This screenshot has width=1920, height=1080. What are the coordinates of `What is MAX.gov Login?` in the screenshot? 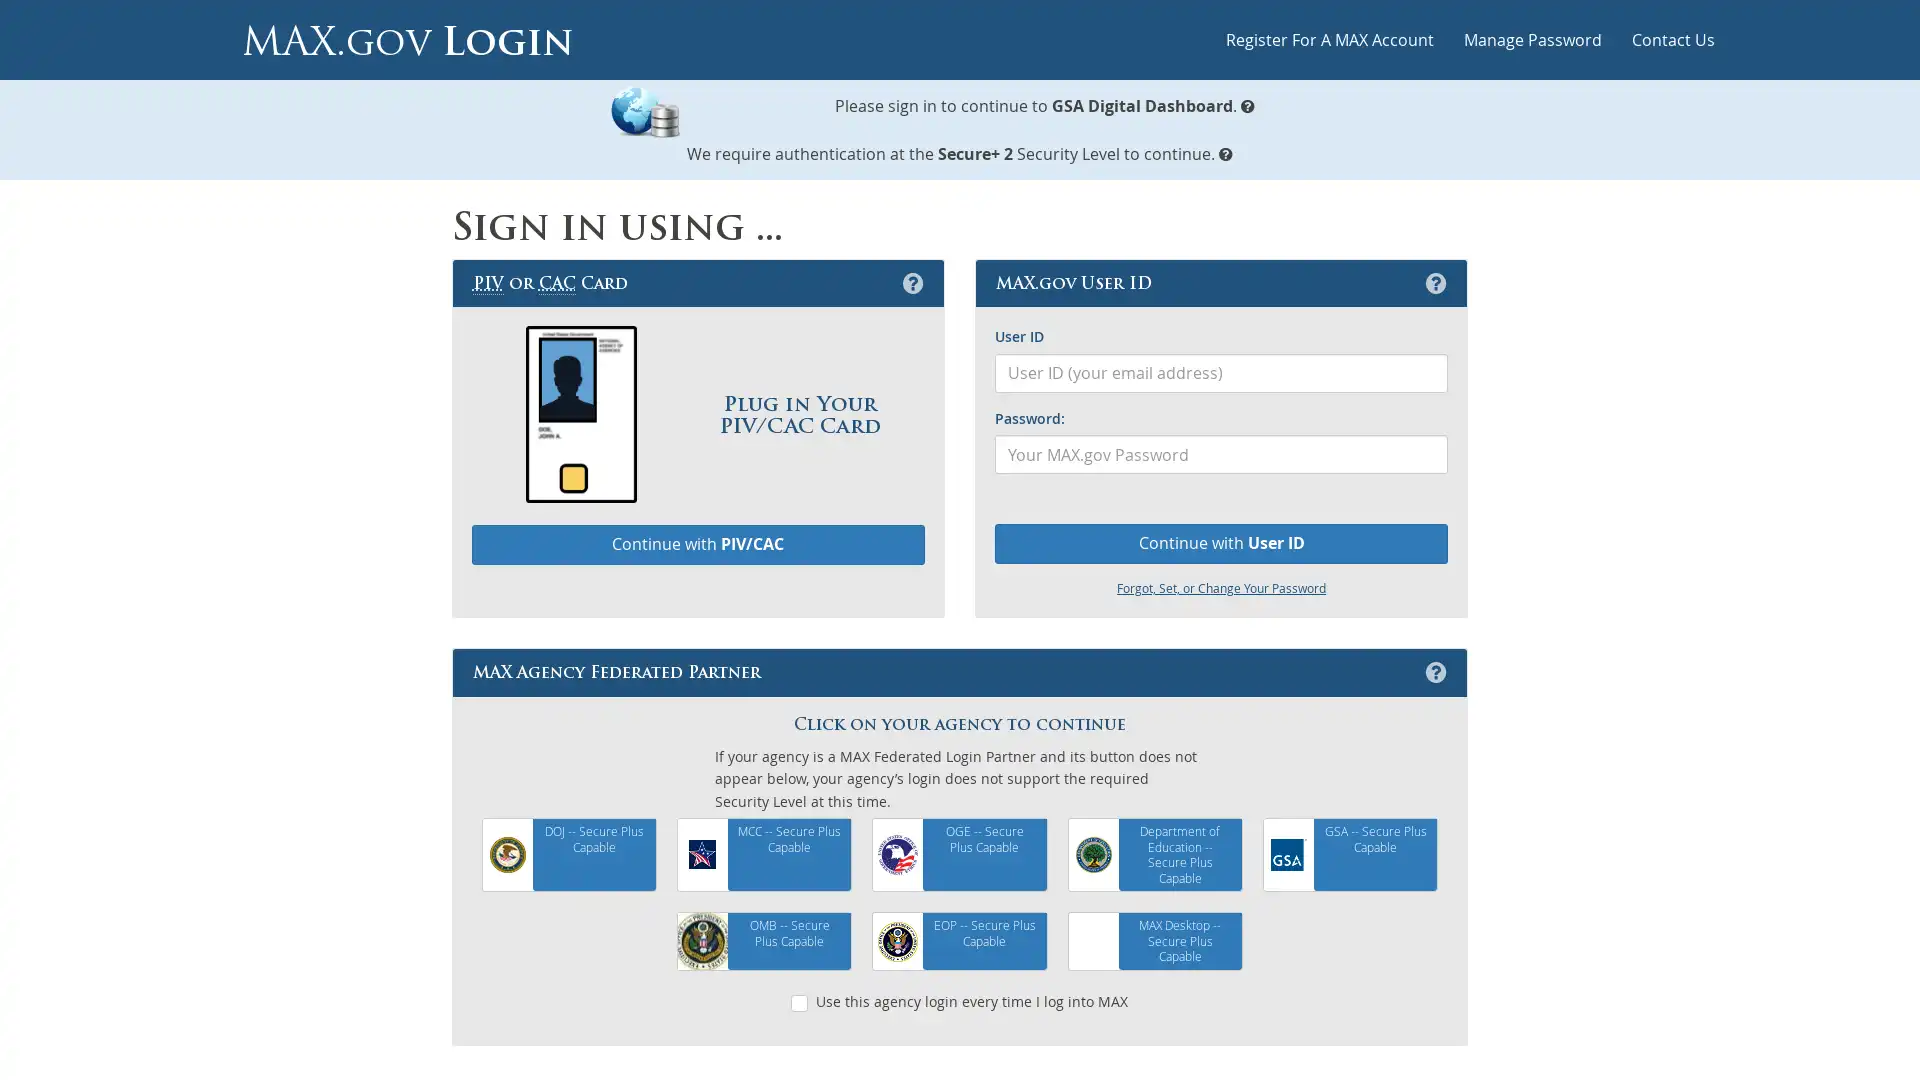 It's located at (1247, 104).